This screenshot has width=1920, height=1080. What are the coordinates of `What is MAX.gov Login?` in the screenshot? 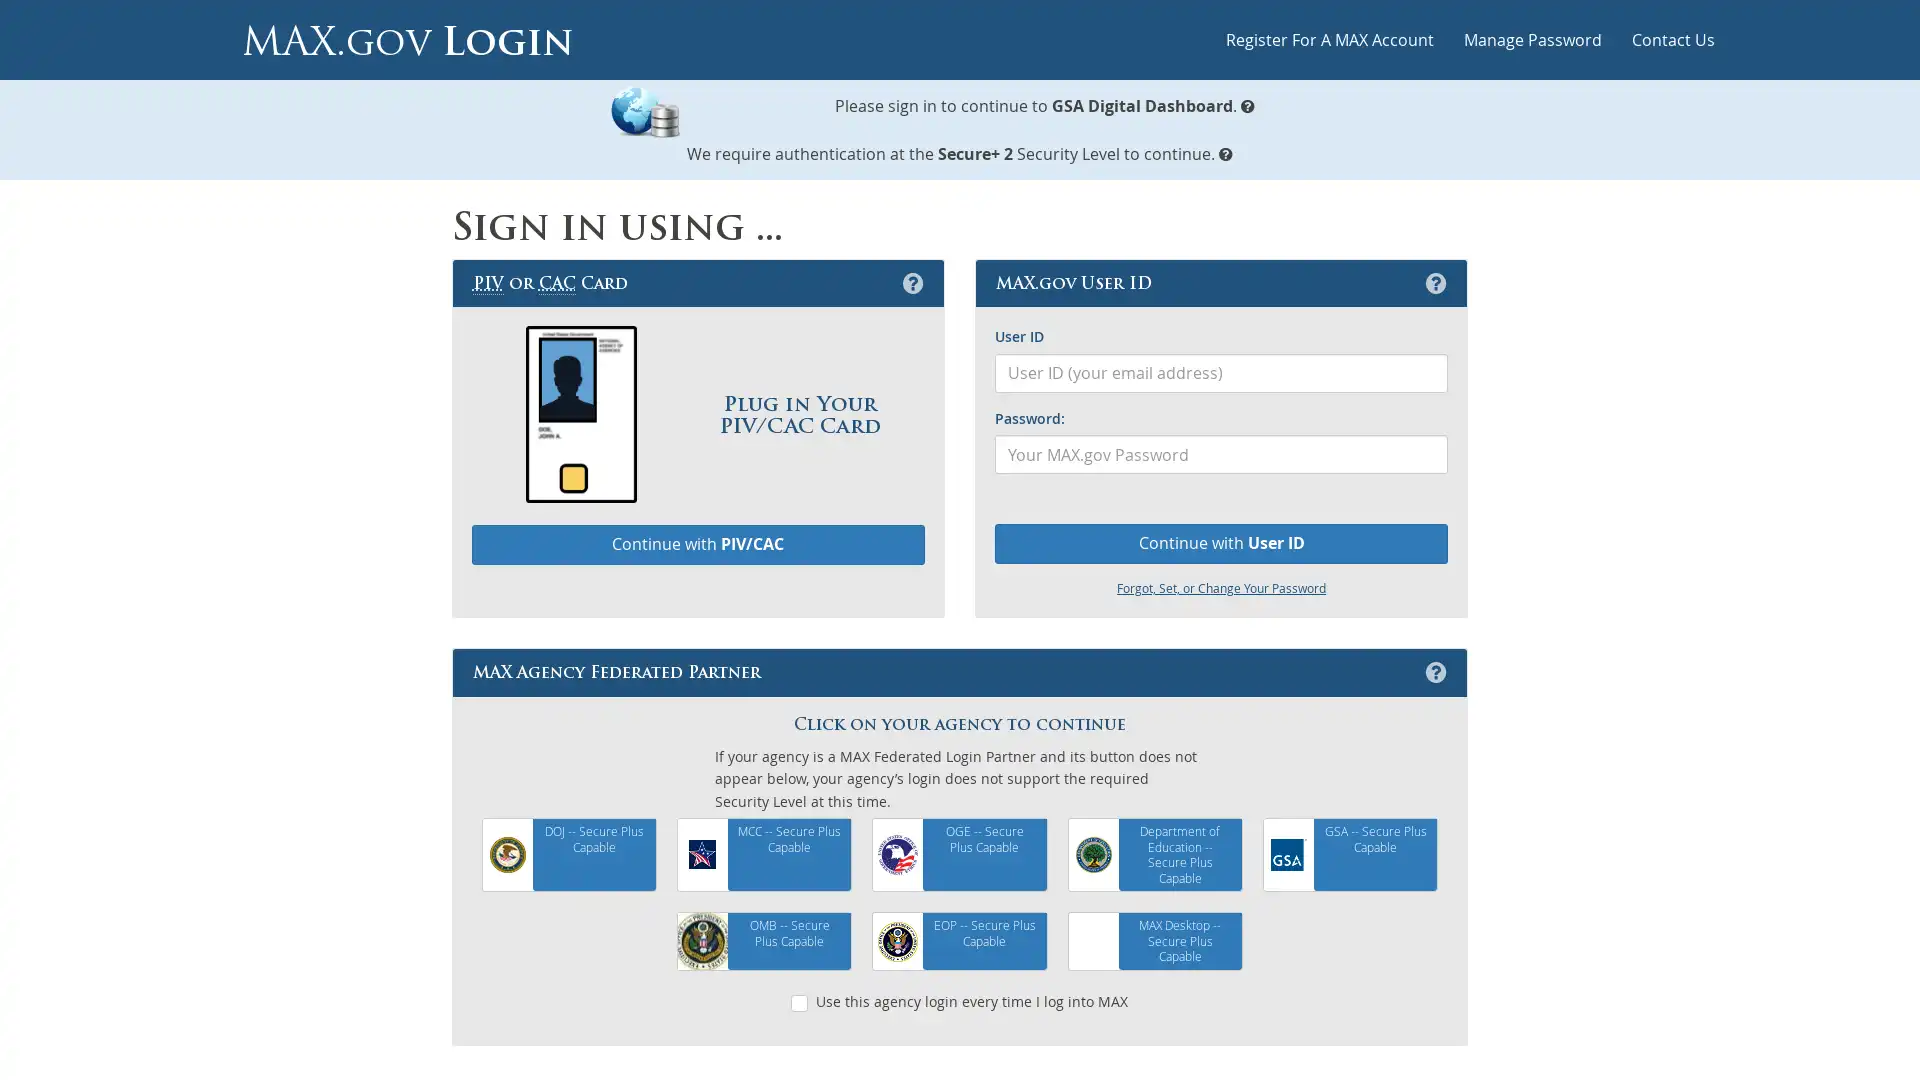 It's located at (1247, 104).